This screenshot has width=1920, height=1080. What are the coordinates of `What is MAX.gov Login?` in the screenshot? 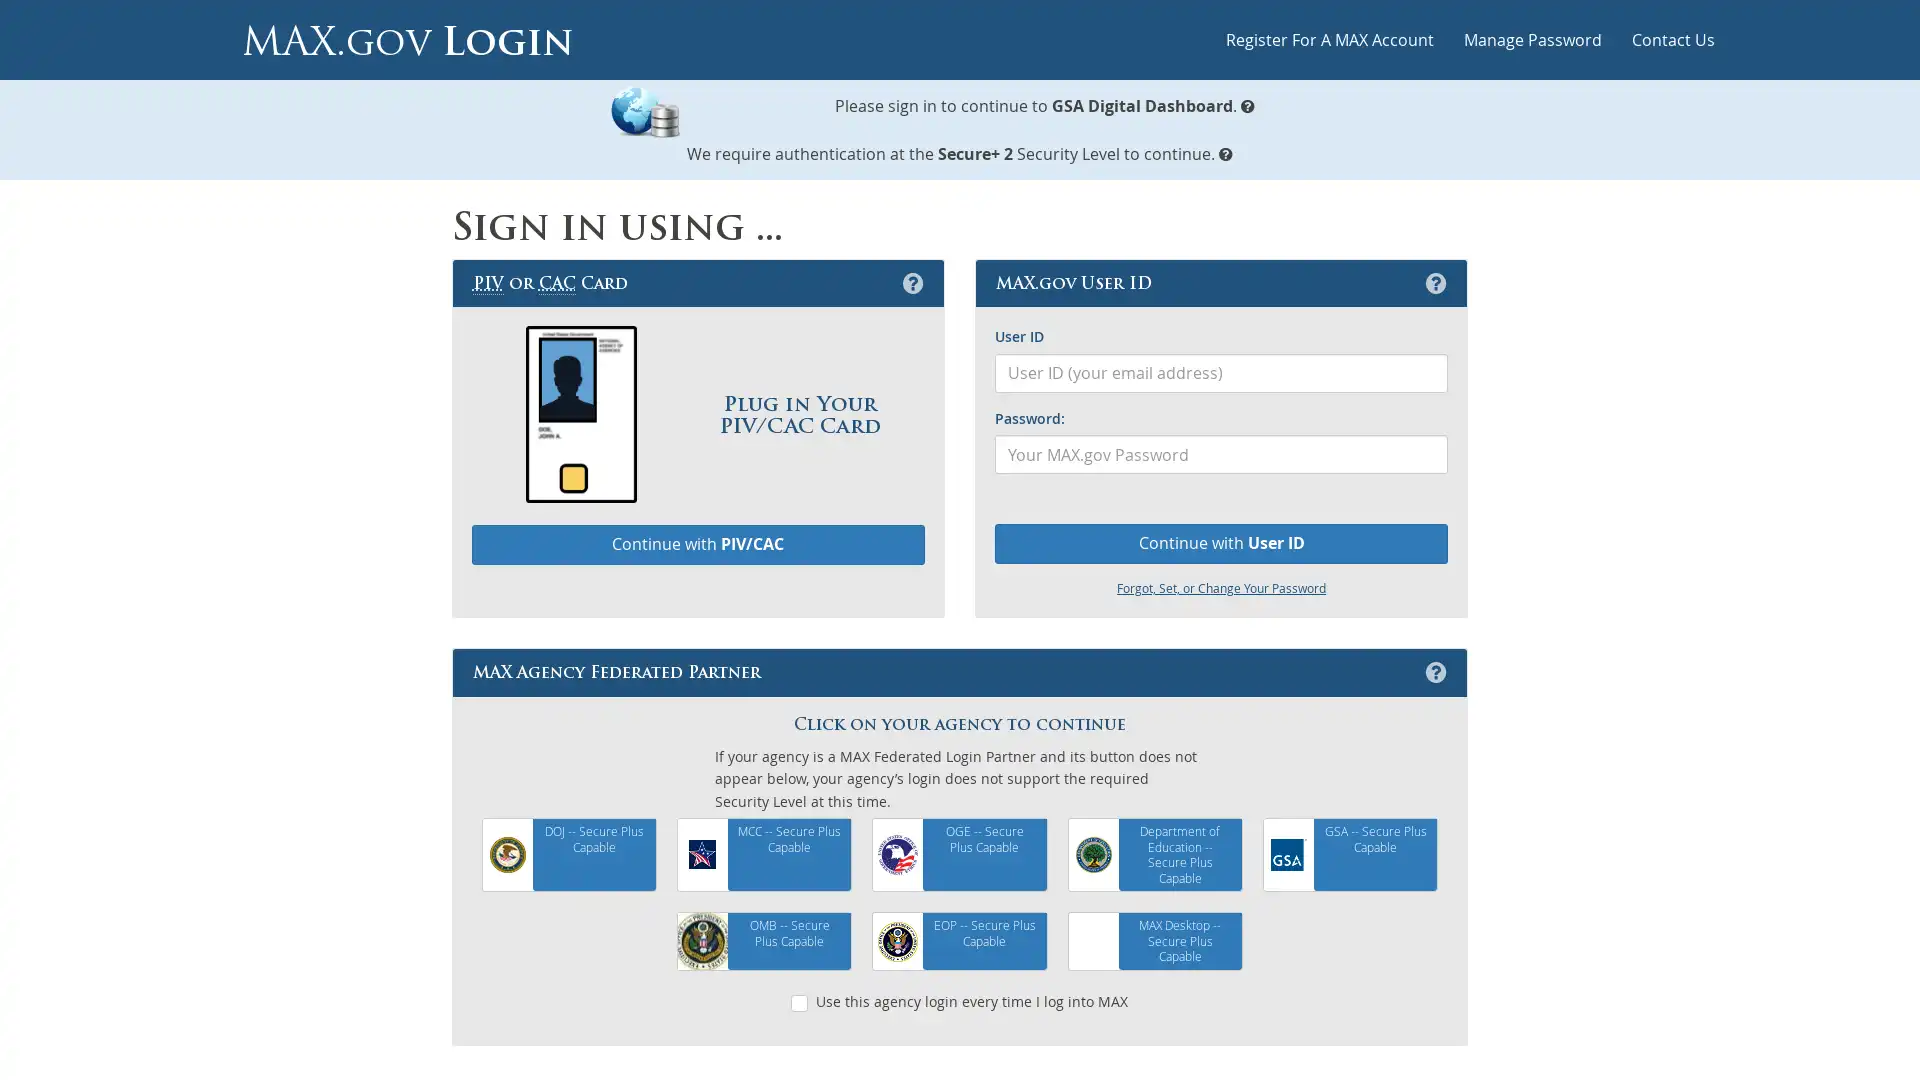 It's located at (1247, 104).